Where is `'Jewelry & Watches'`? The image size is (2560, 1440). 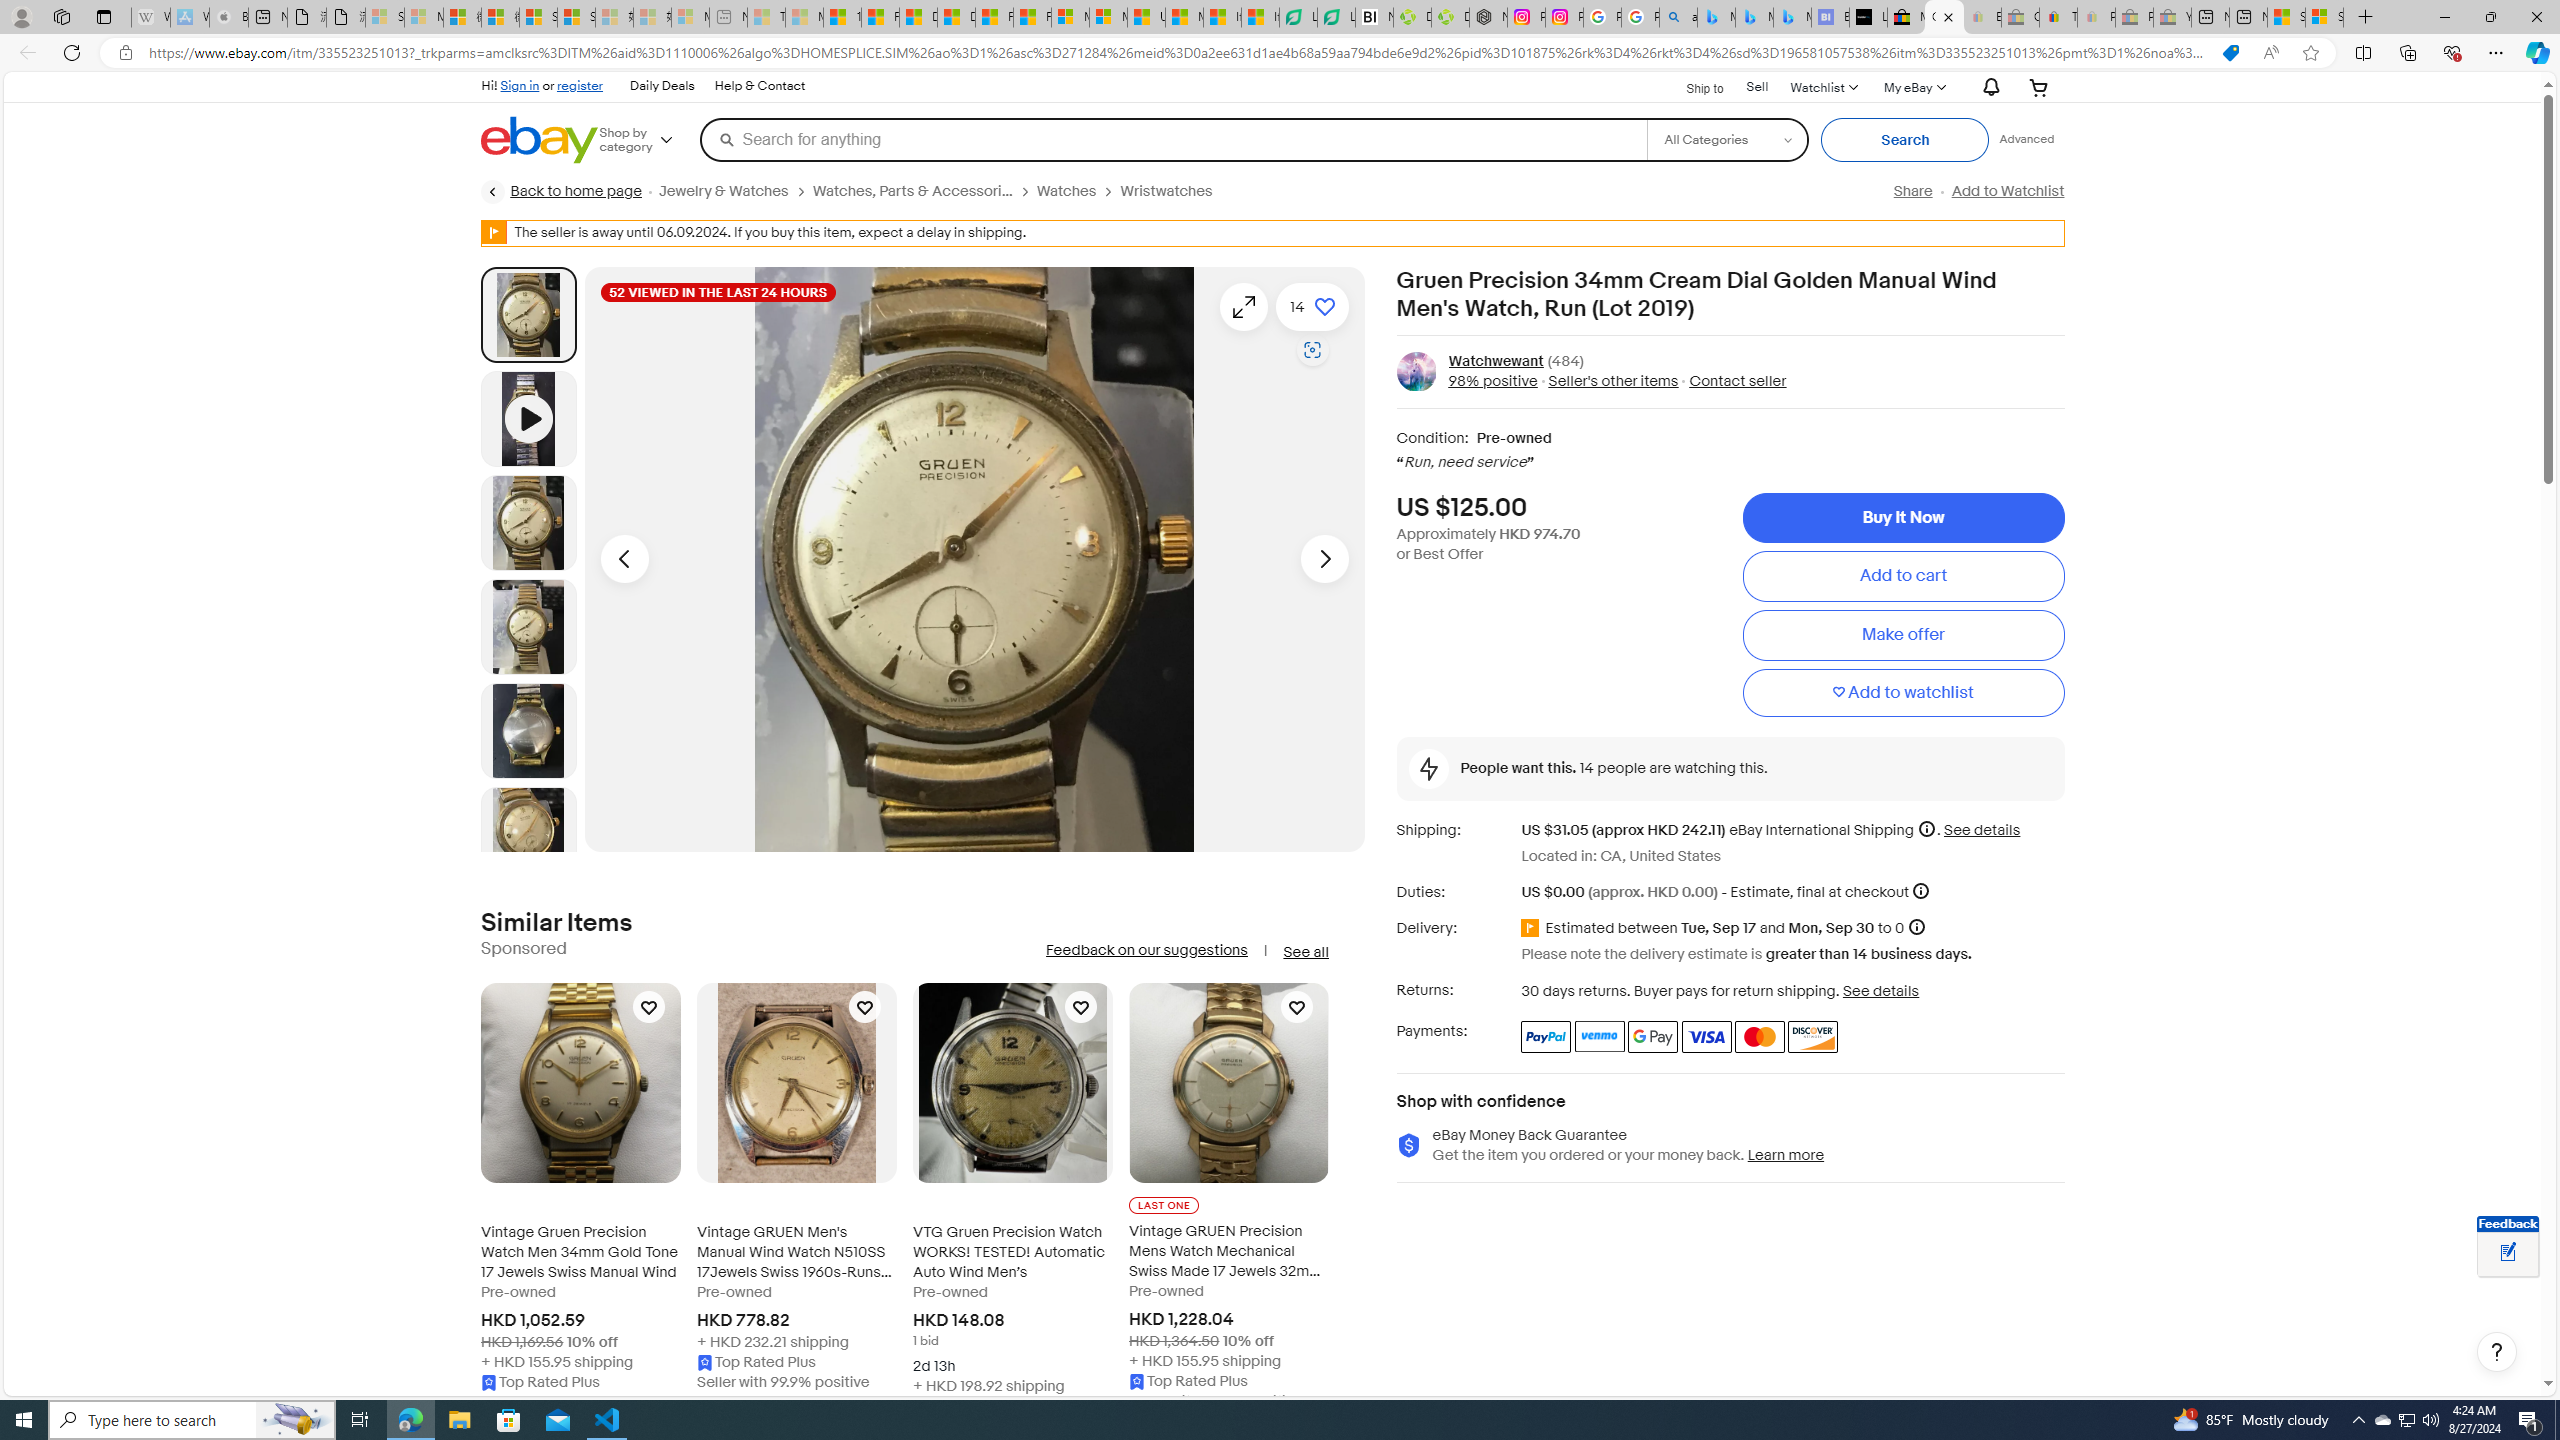
'Jewelry & Watches' is located at coordinates (735, 191).